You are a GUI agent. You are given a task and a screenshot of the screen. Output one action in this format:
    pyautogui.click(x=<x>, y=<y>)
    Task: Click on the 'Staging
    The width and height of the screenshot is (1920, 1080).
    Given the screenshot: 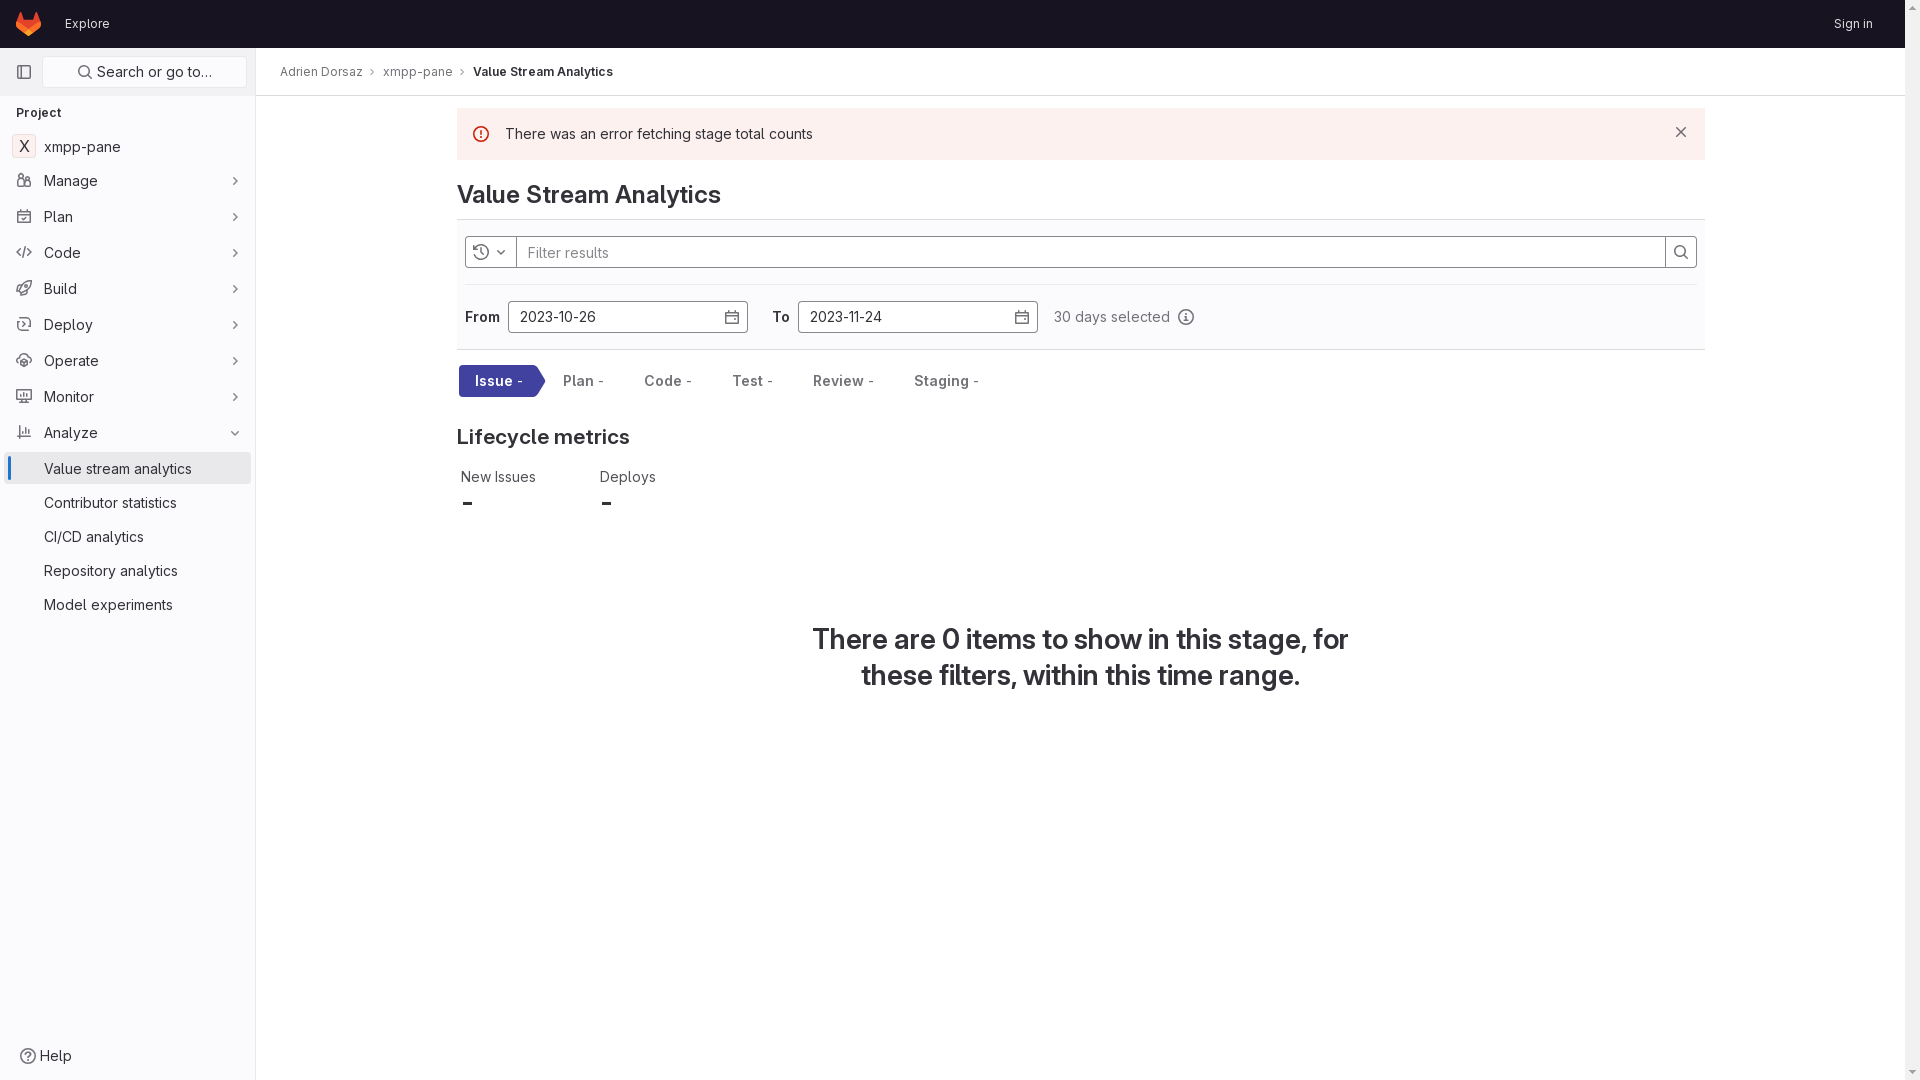 What is the action you would take?
    pyautogui.click(x=942, y=381)
    